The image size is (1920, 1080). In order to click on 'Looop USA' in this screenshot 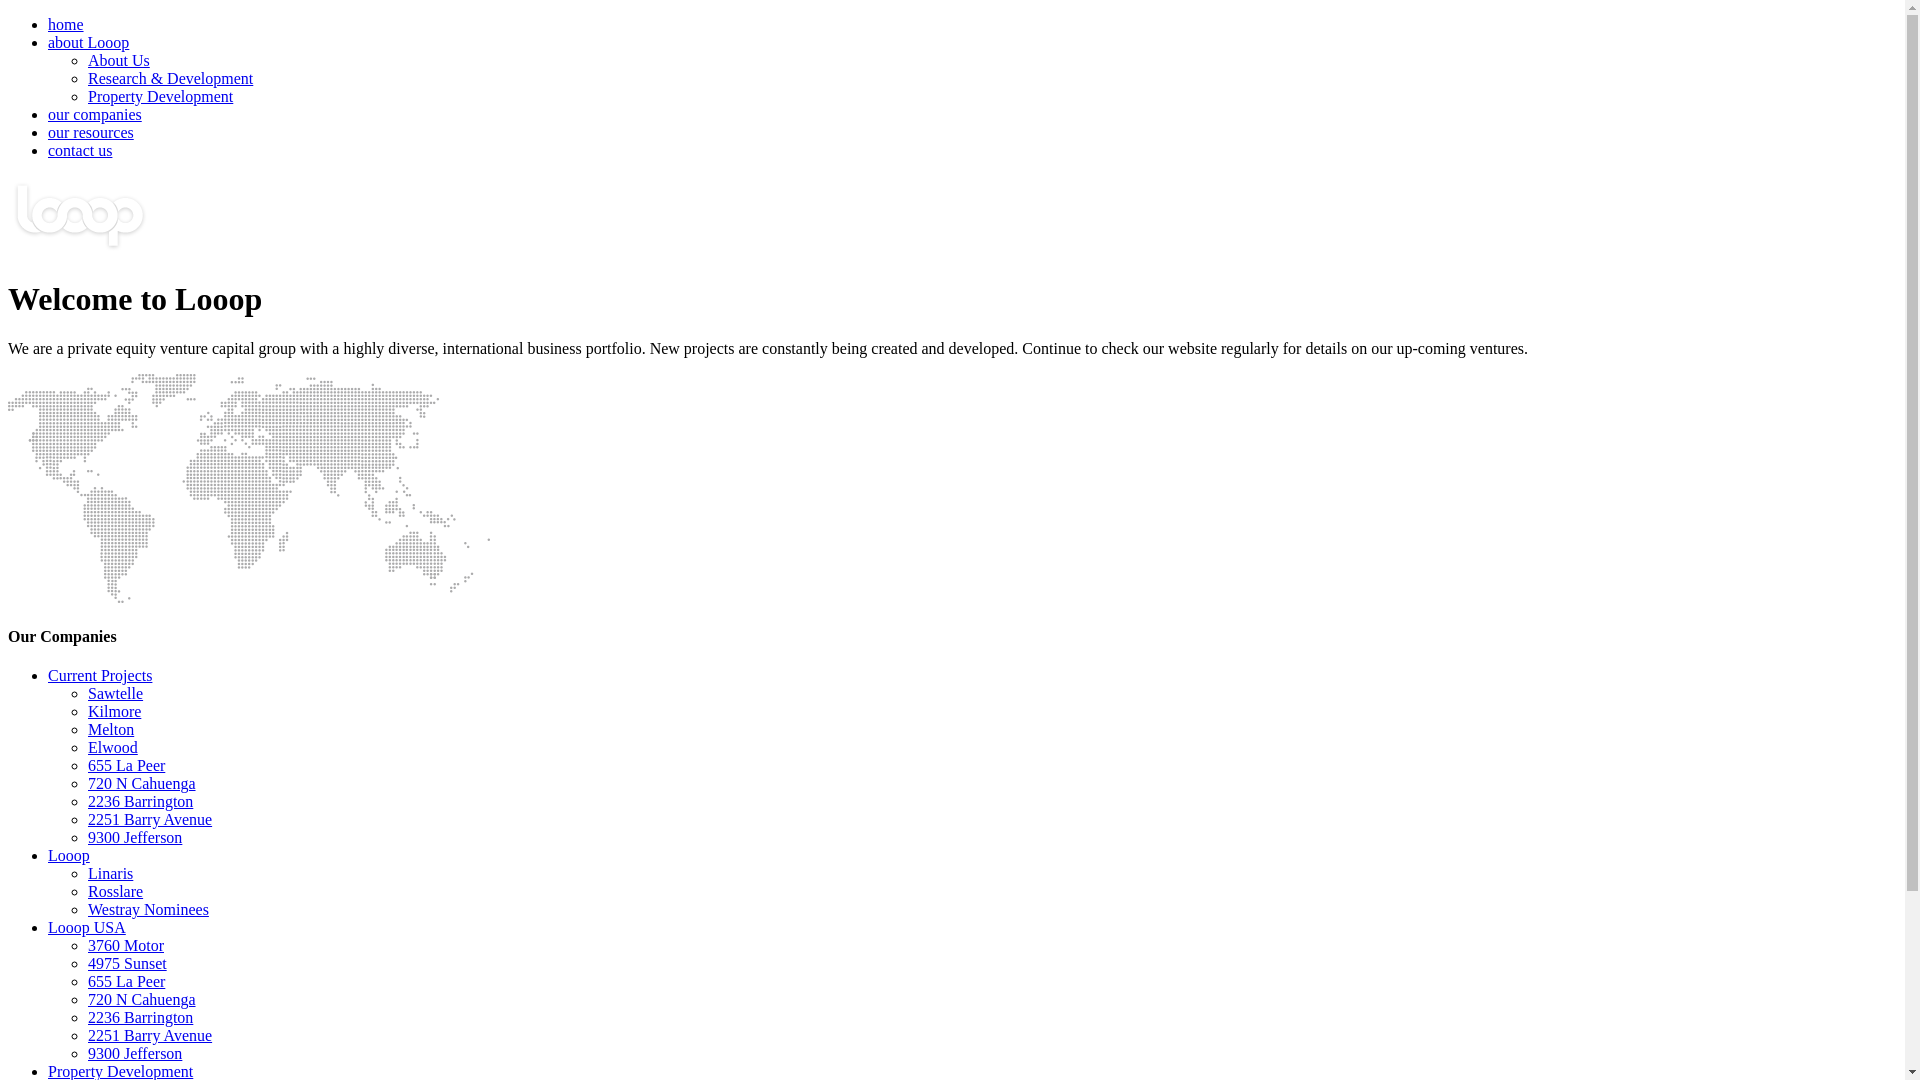, I will do `click(48, 927)`.